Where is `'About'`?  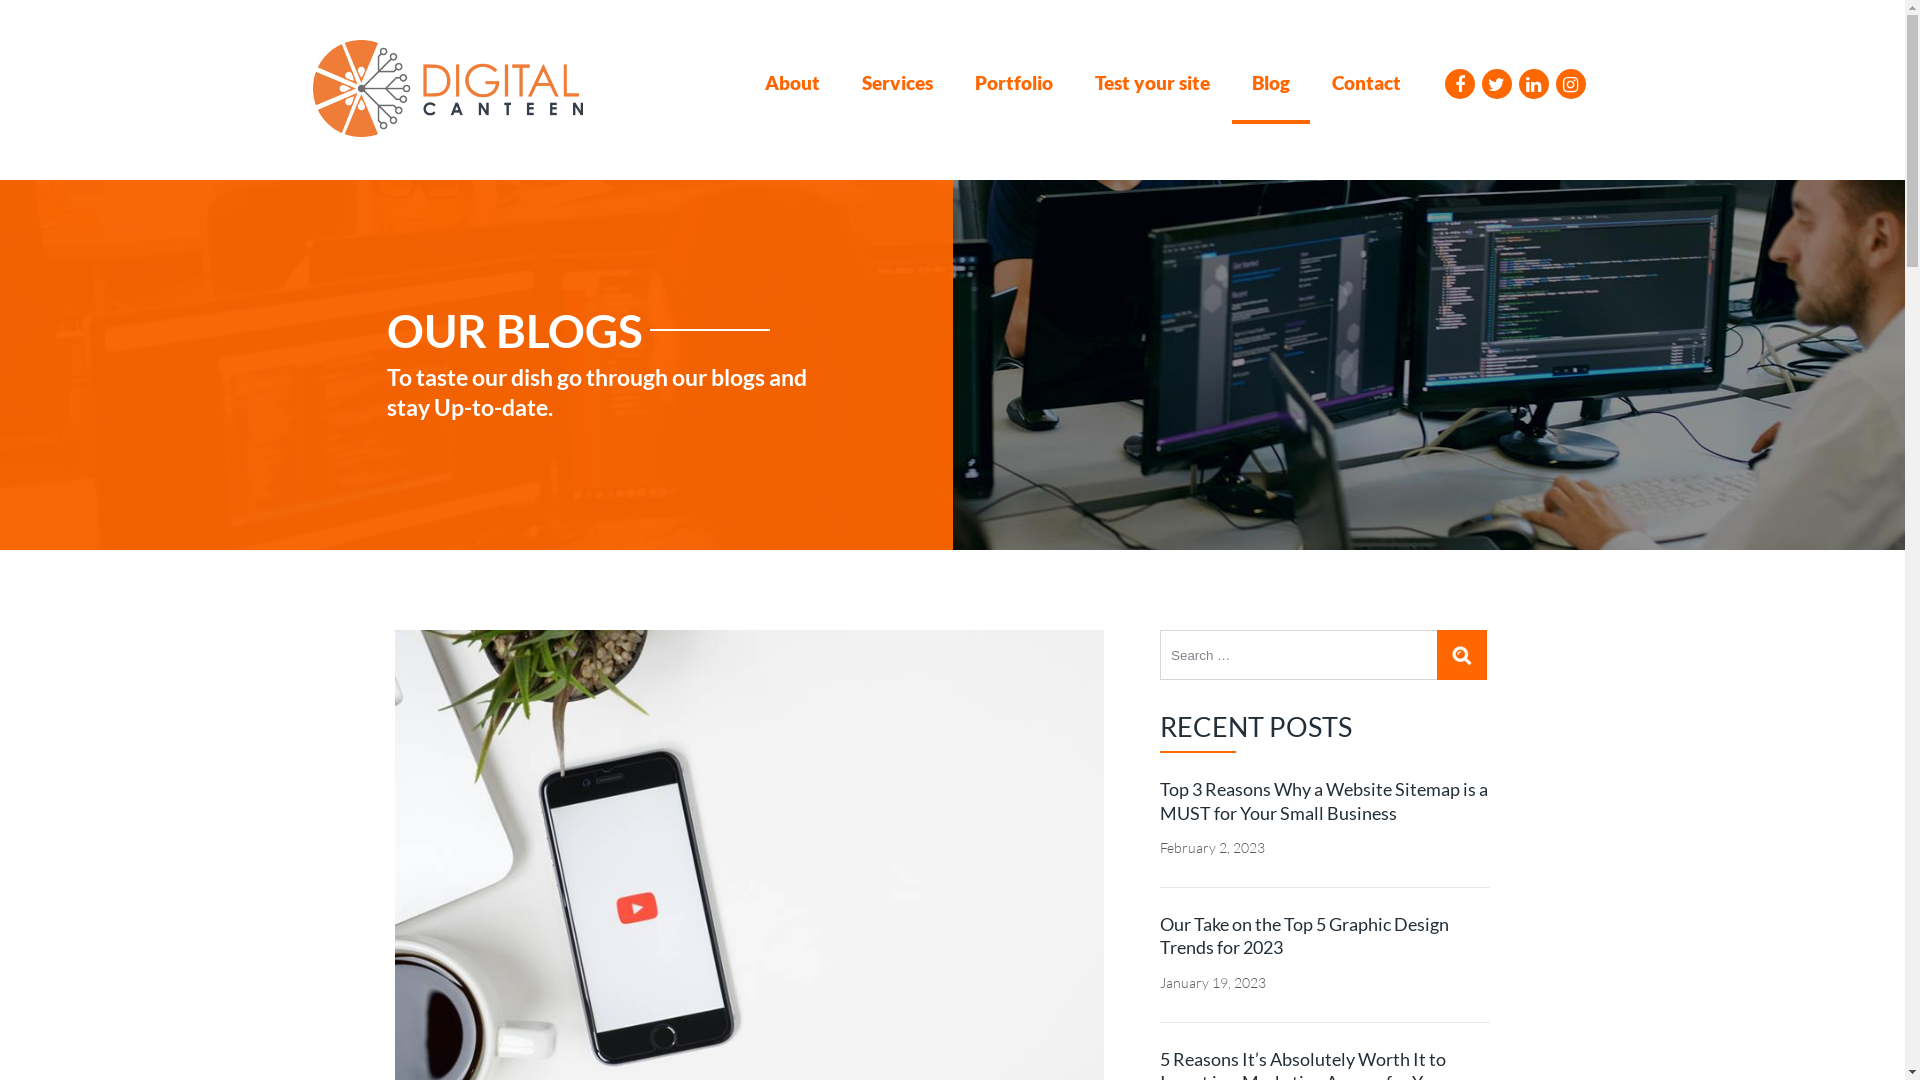 'About' is located at coordinates (790, 93).